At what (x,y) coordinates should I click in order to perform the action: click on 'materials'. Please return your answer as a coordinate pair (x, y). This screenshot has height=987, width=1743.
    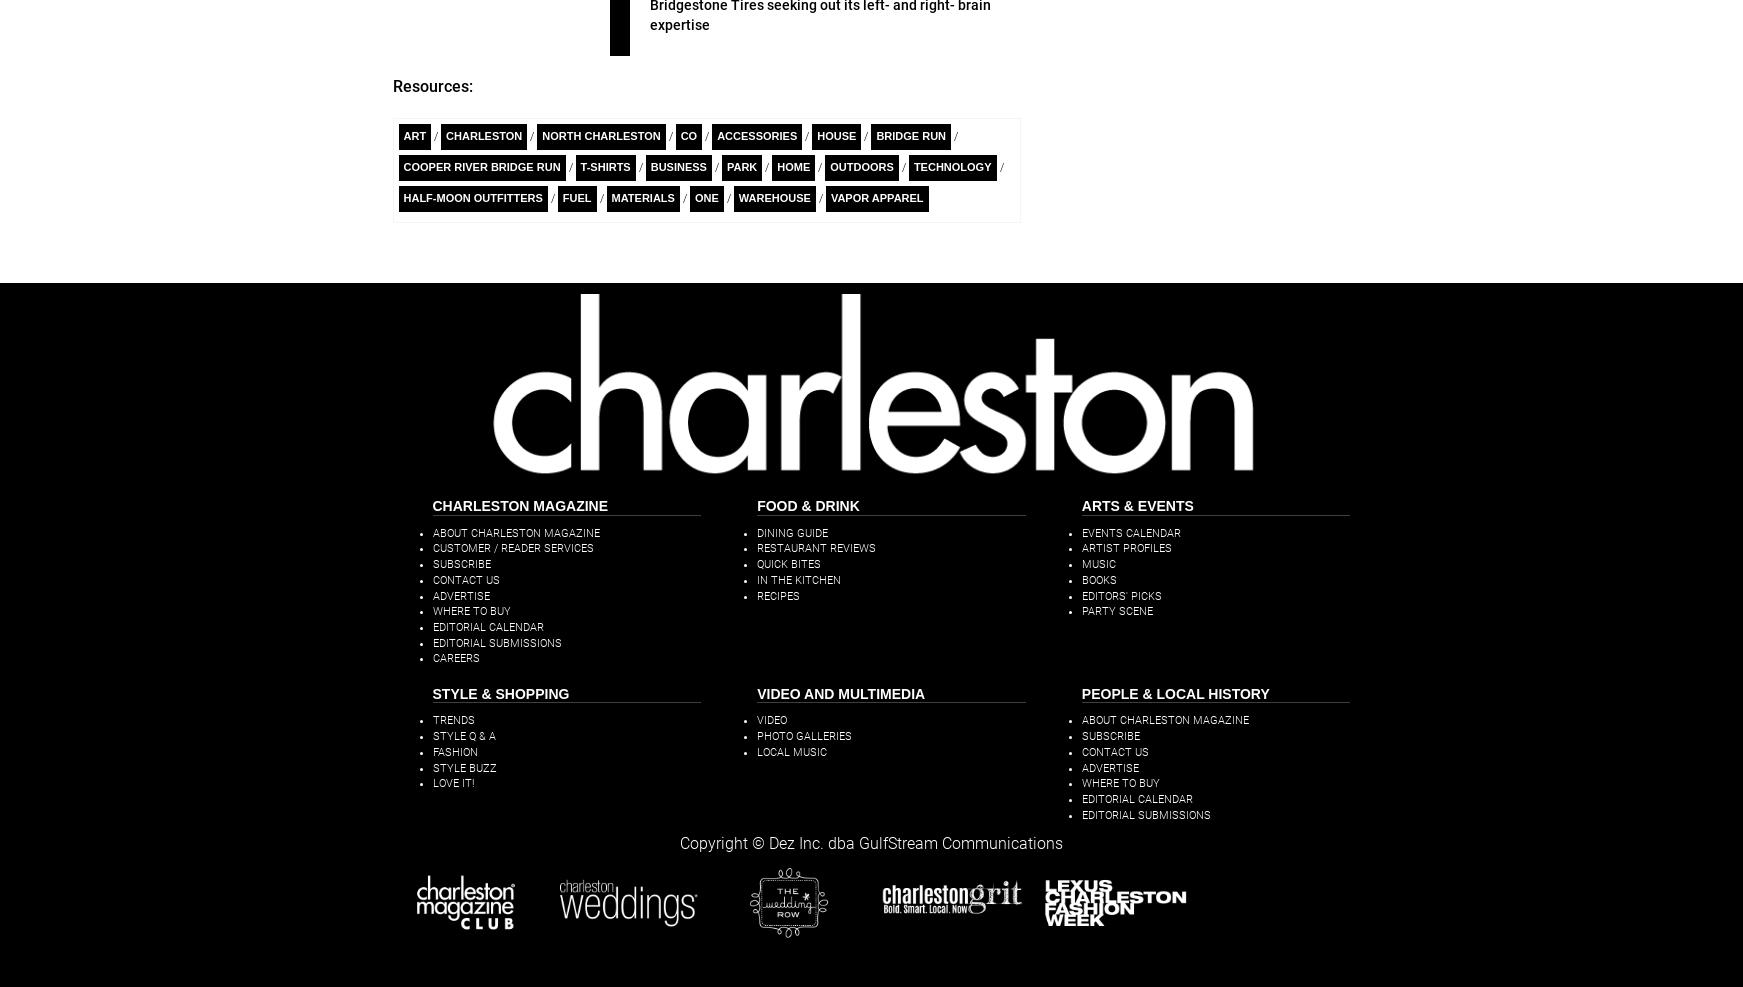
    Looking at the image, I should click on (609, 196).